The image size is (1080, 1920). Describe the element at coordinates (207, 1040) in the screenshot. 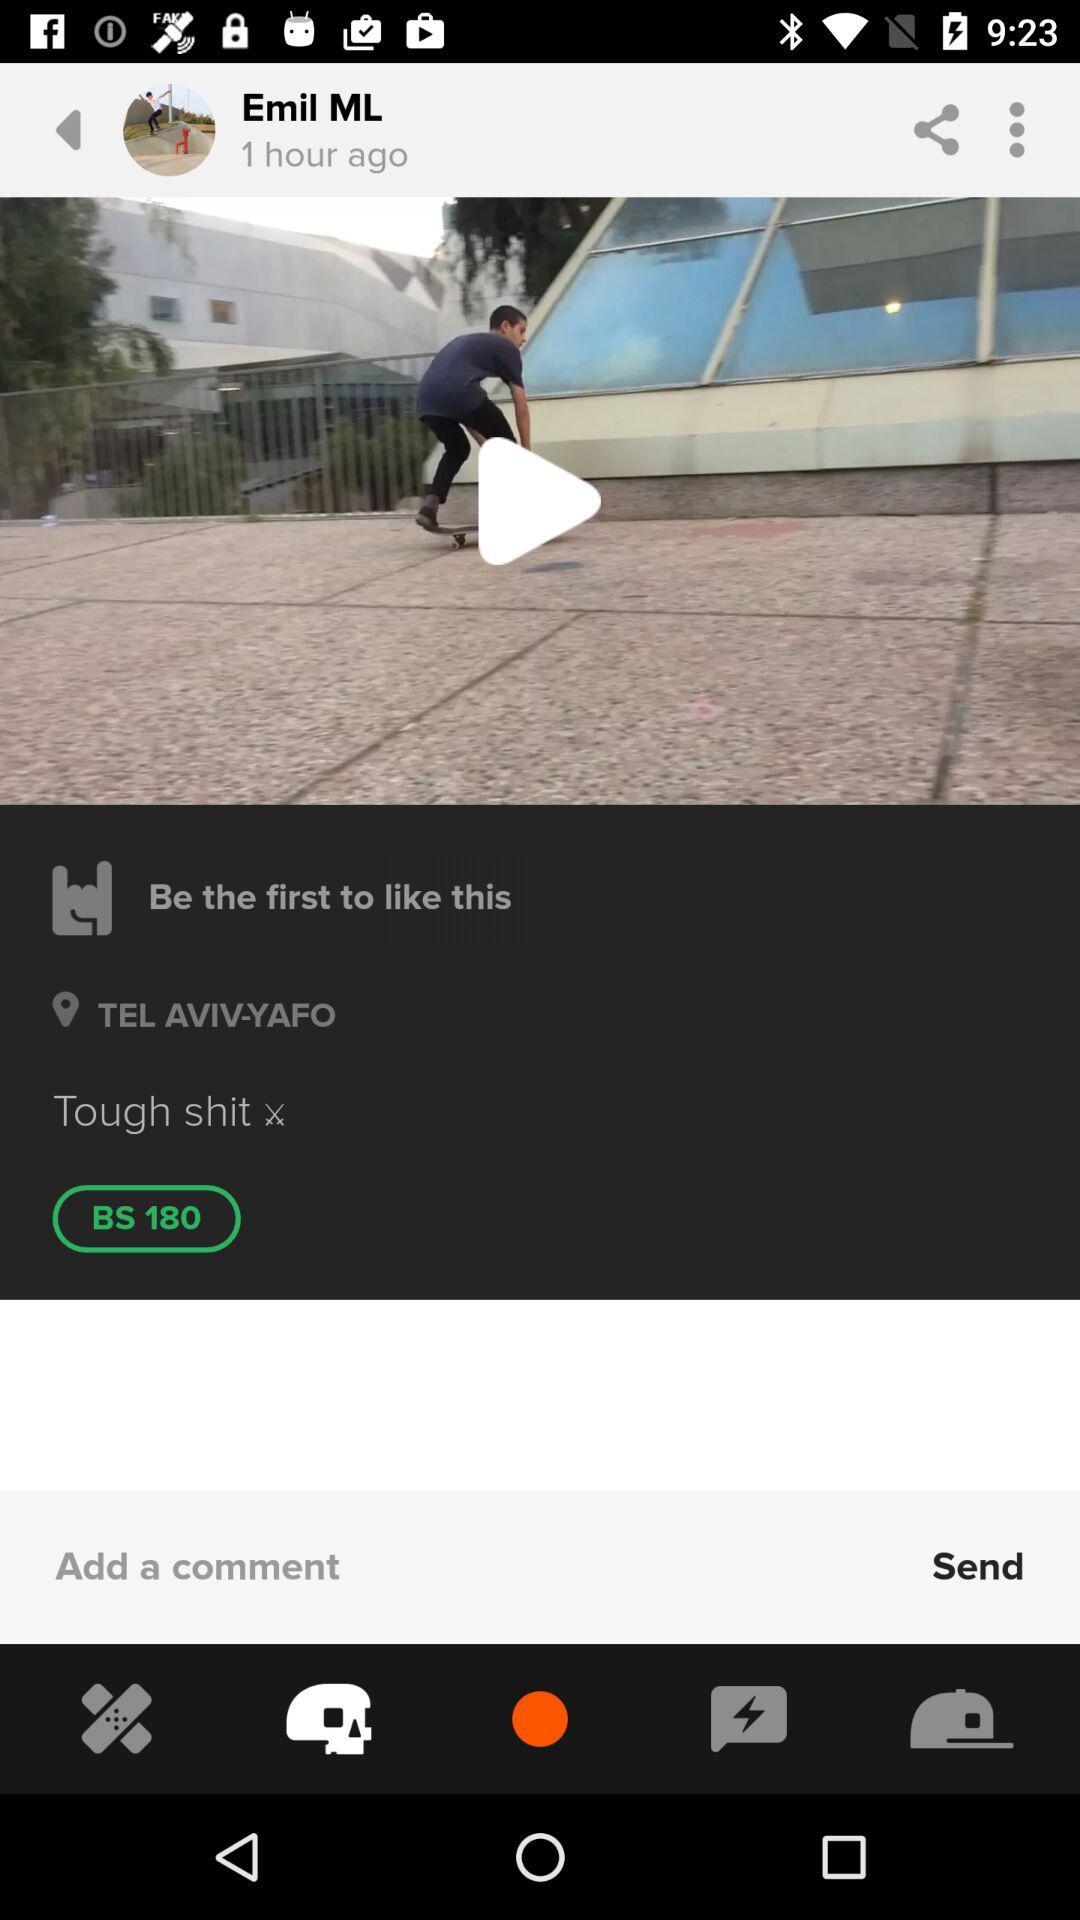

I see `the text above tough shit x` at that location.